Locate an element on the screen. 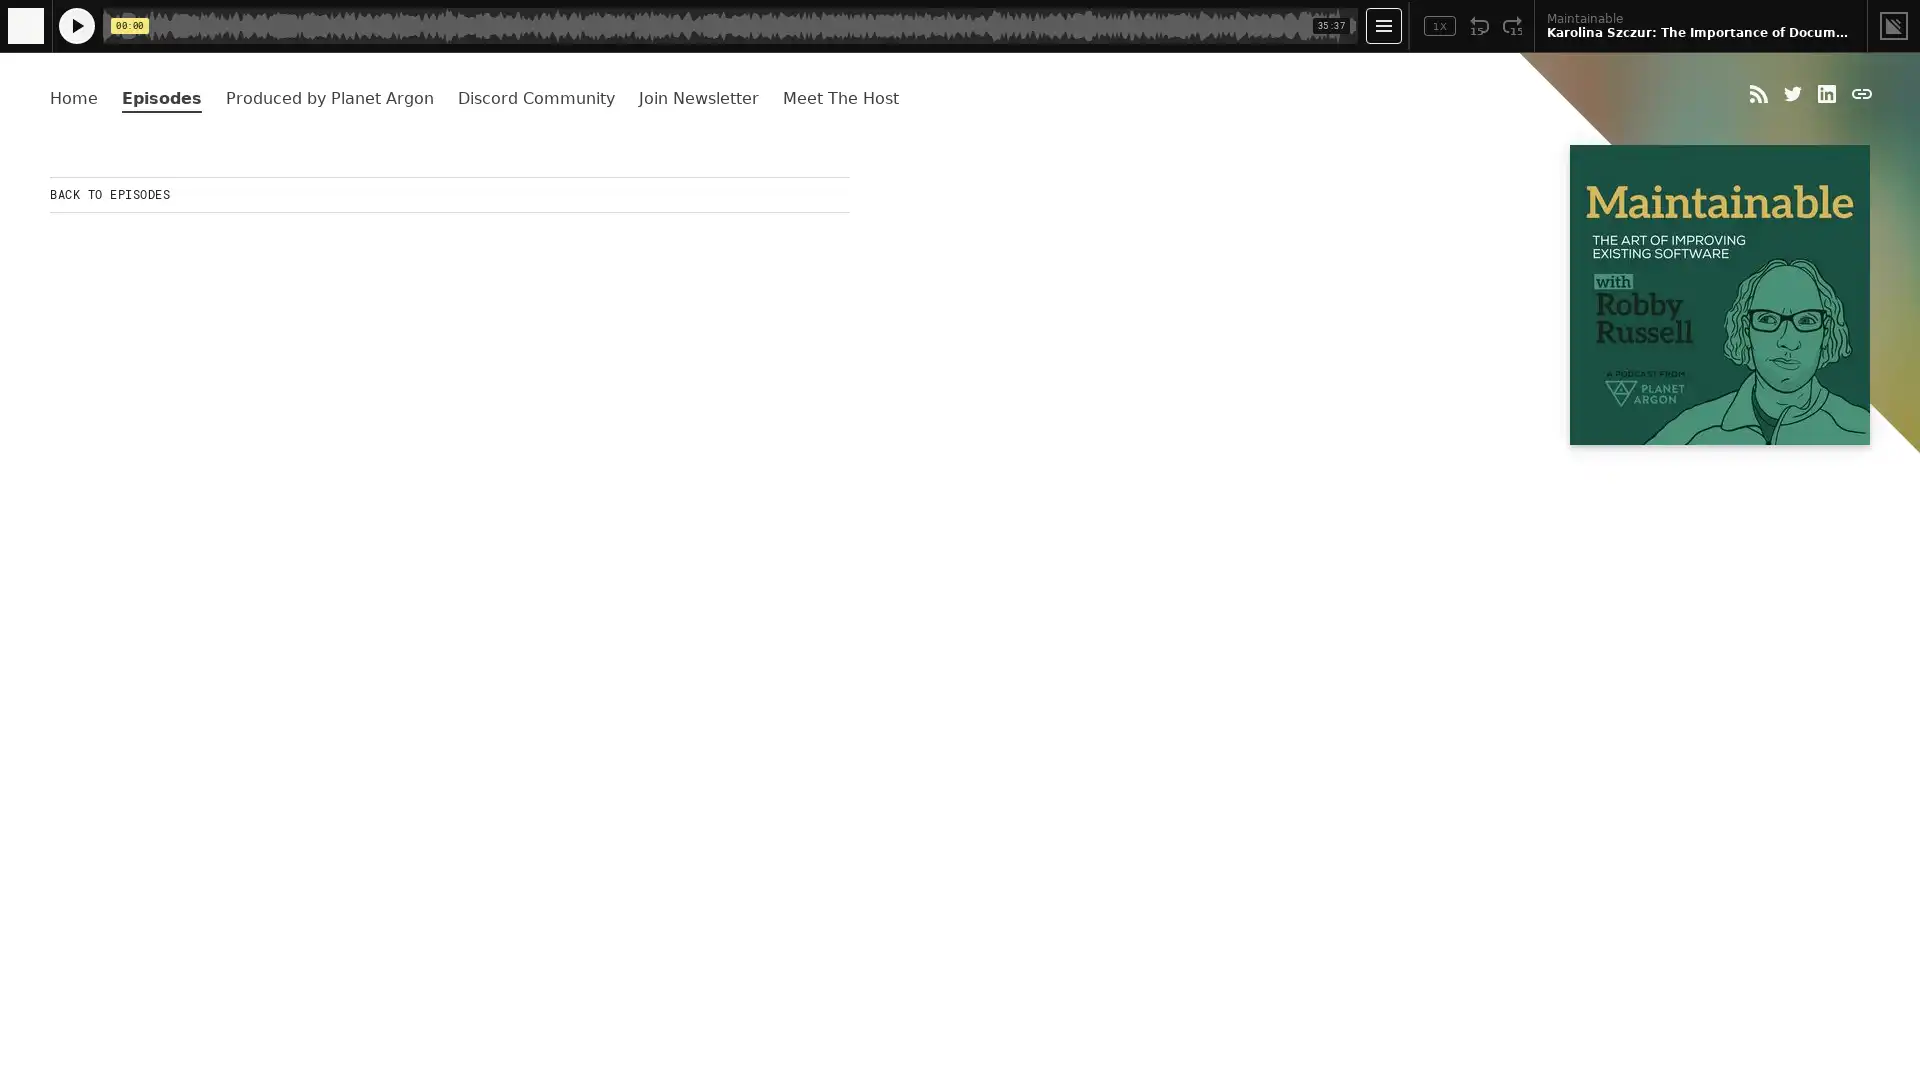 This screenshot has height=1080, width=1920. Rewind 15 Seconds is located at coordinates (1479, 26).